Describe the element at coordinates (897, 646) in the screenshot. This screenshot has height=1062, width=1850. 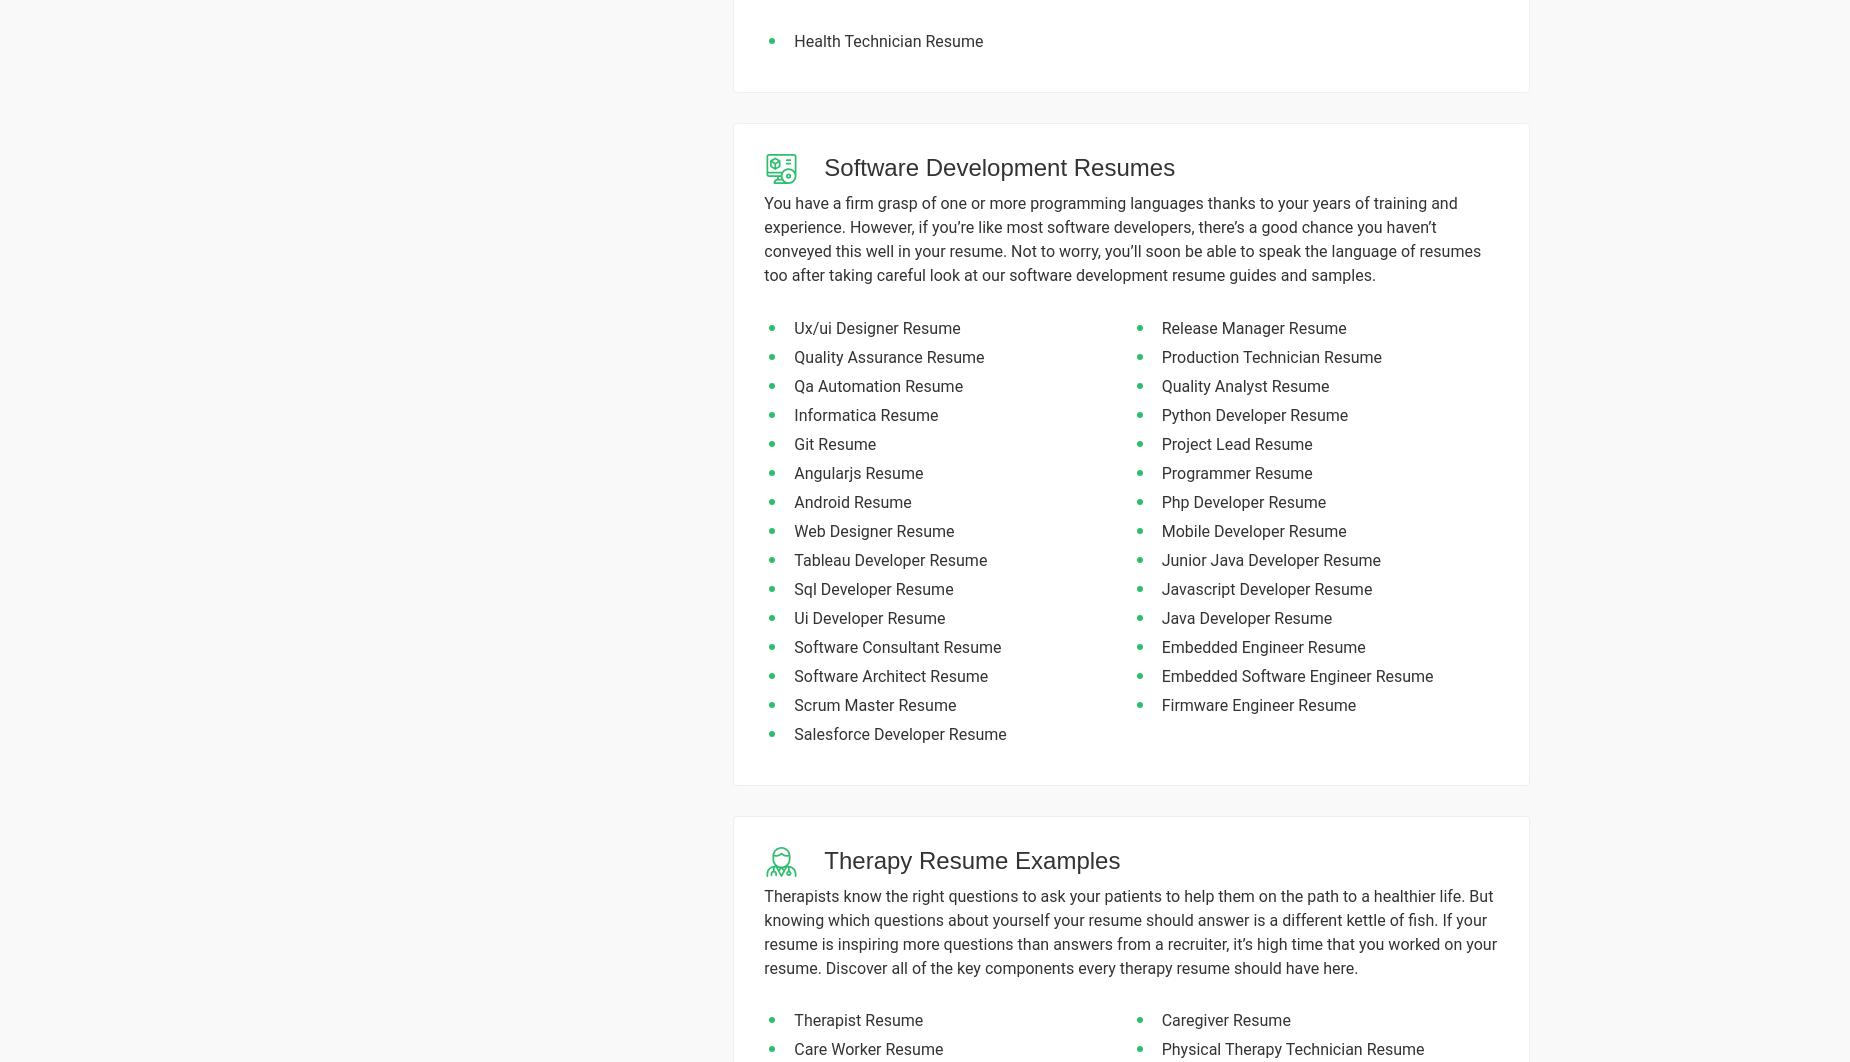
I see `'Software Consultant Resume'` at that location.